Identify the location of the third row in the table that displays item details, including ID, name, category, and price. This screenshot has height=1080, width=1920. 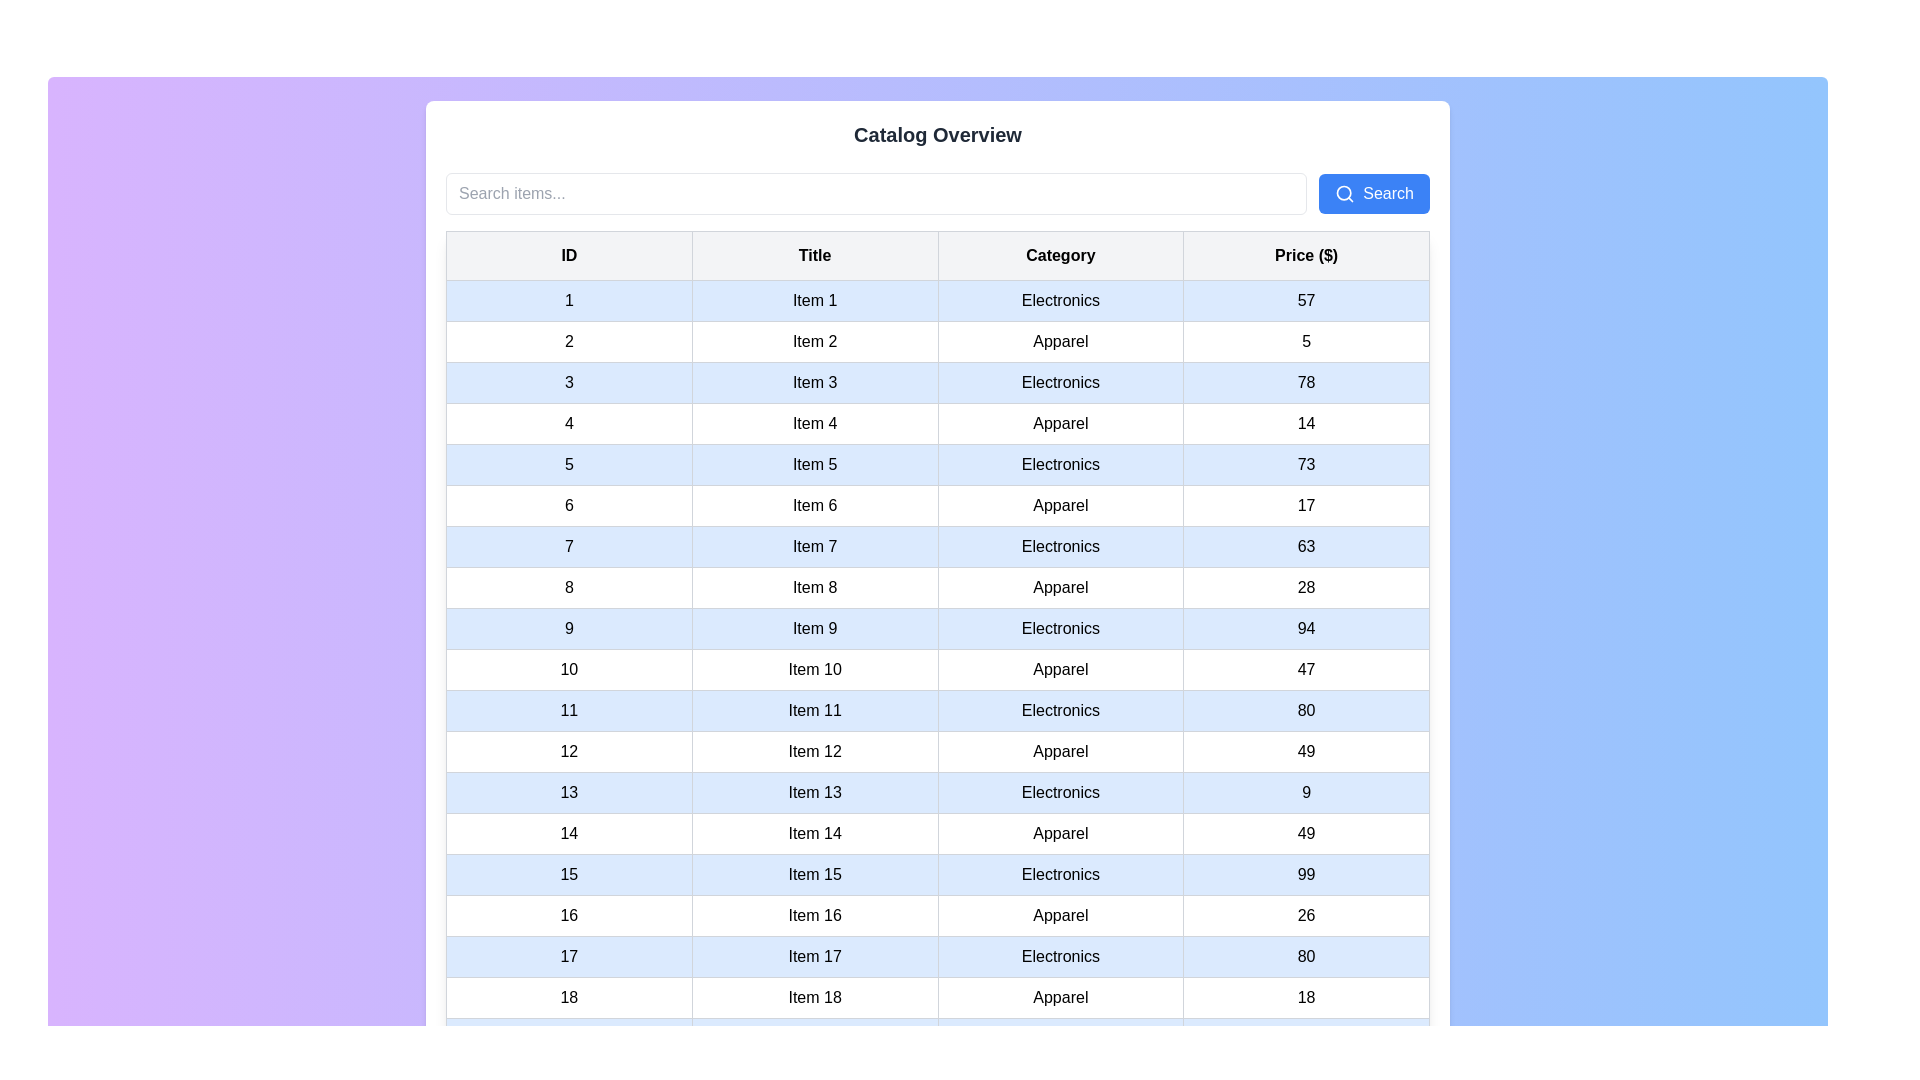
(936, 382).